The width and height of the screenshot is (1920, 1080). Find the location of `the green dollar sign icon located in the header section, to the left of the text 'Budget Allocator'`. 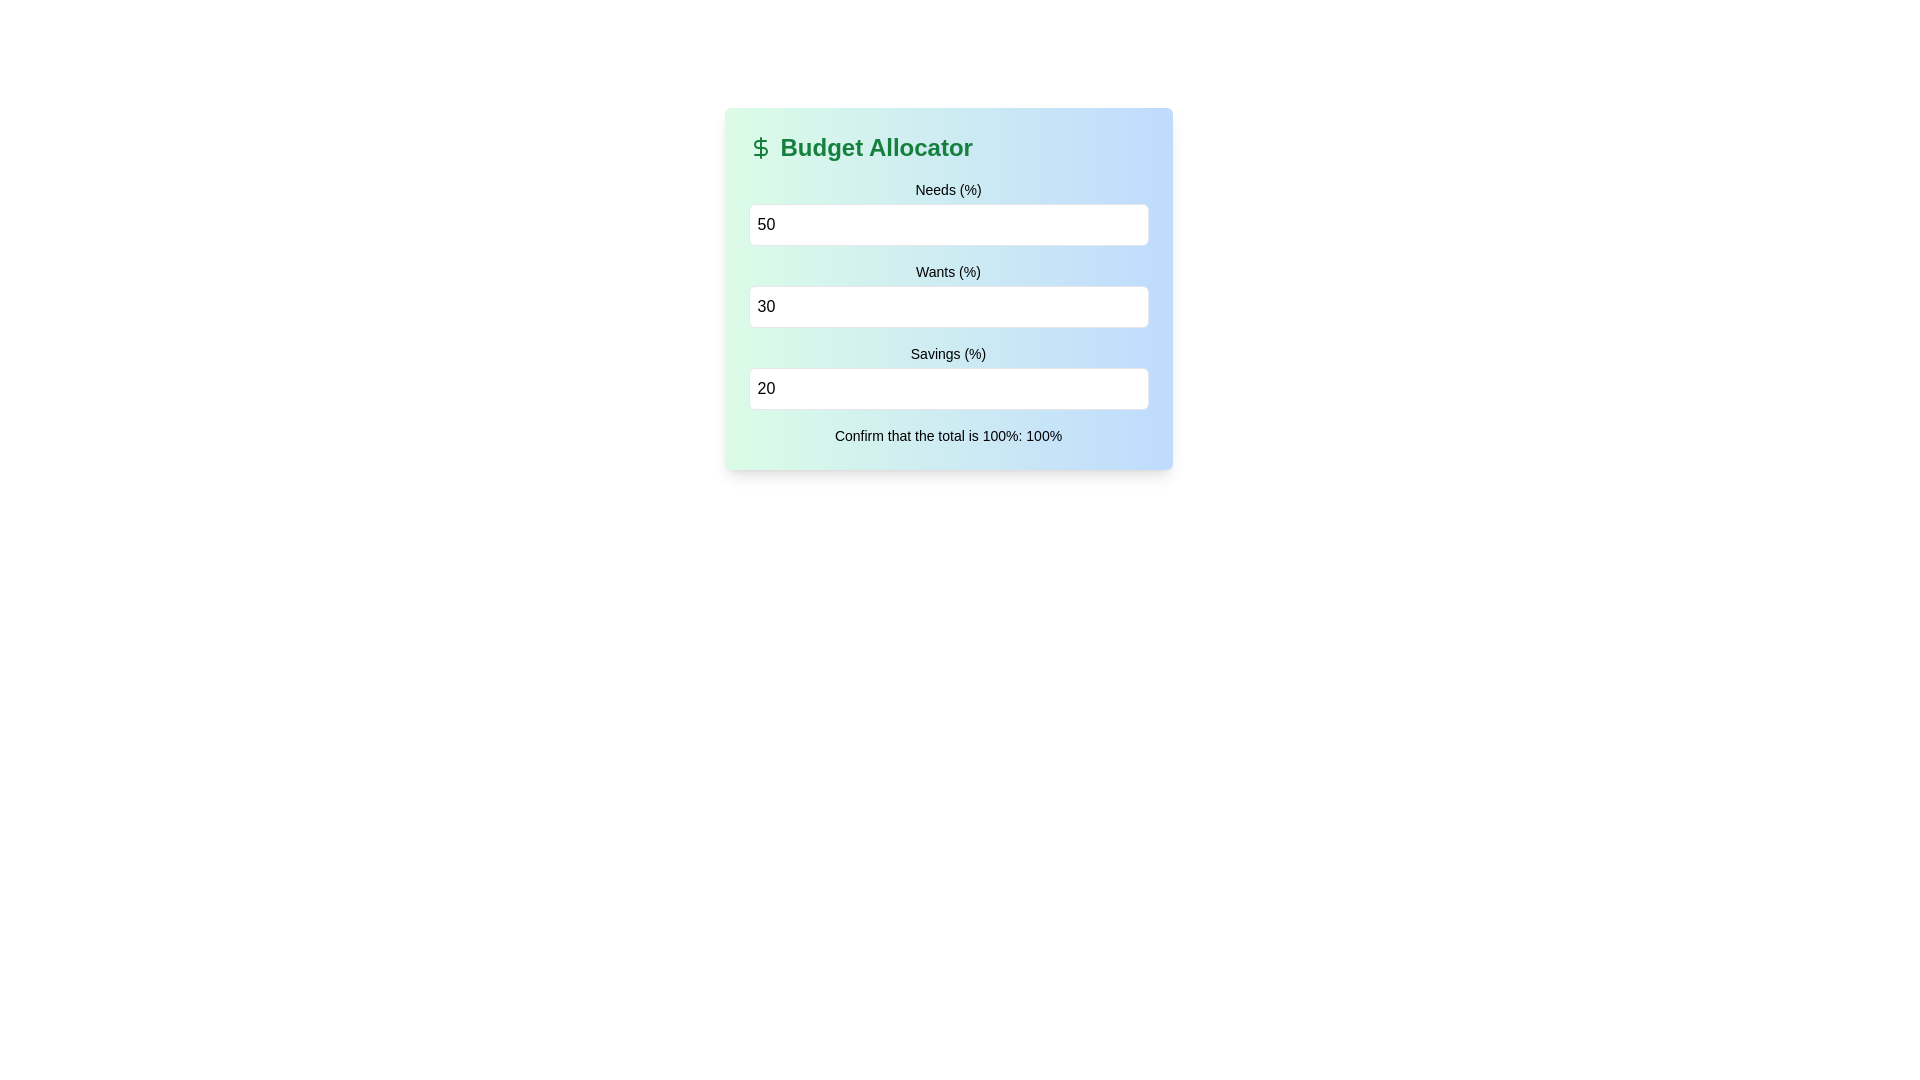

the green dollar sign icon located in the header section, to the left of the text 'Budget Allocator' is located at coordinates (759, 146).